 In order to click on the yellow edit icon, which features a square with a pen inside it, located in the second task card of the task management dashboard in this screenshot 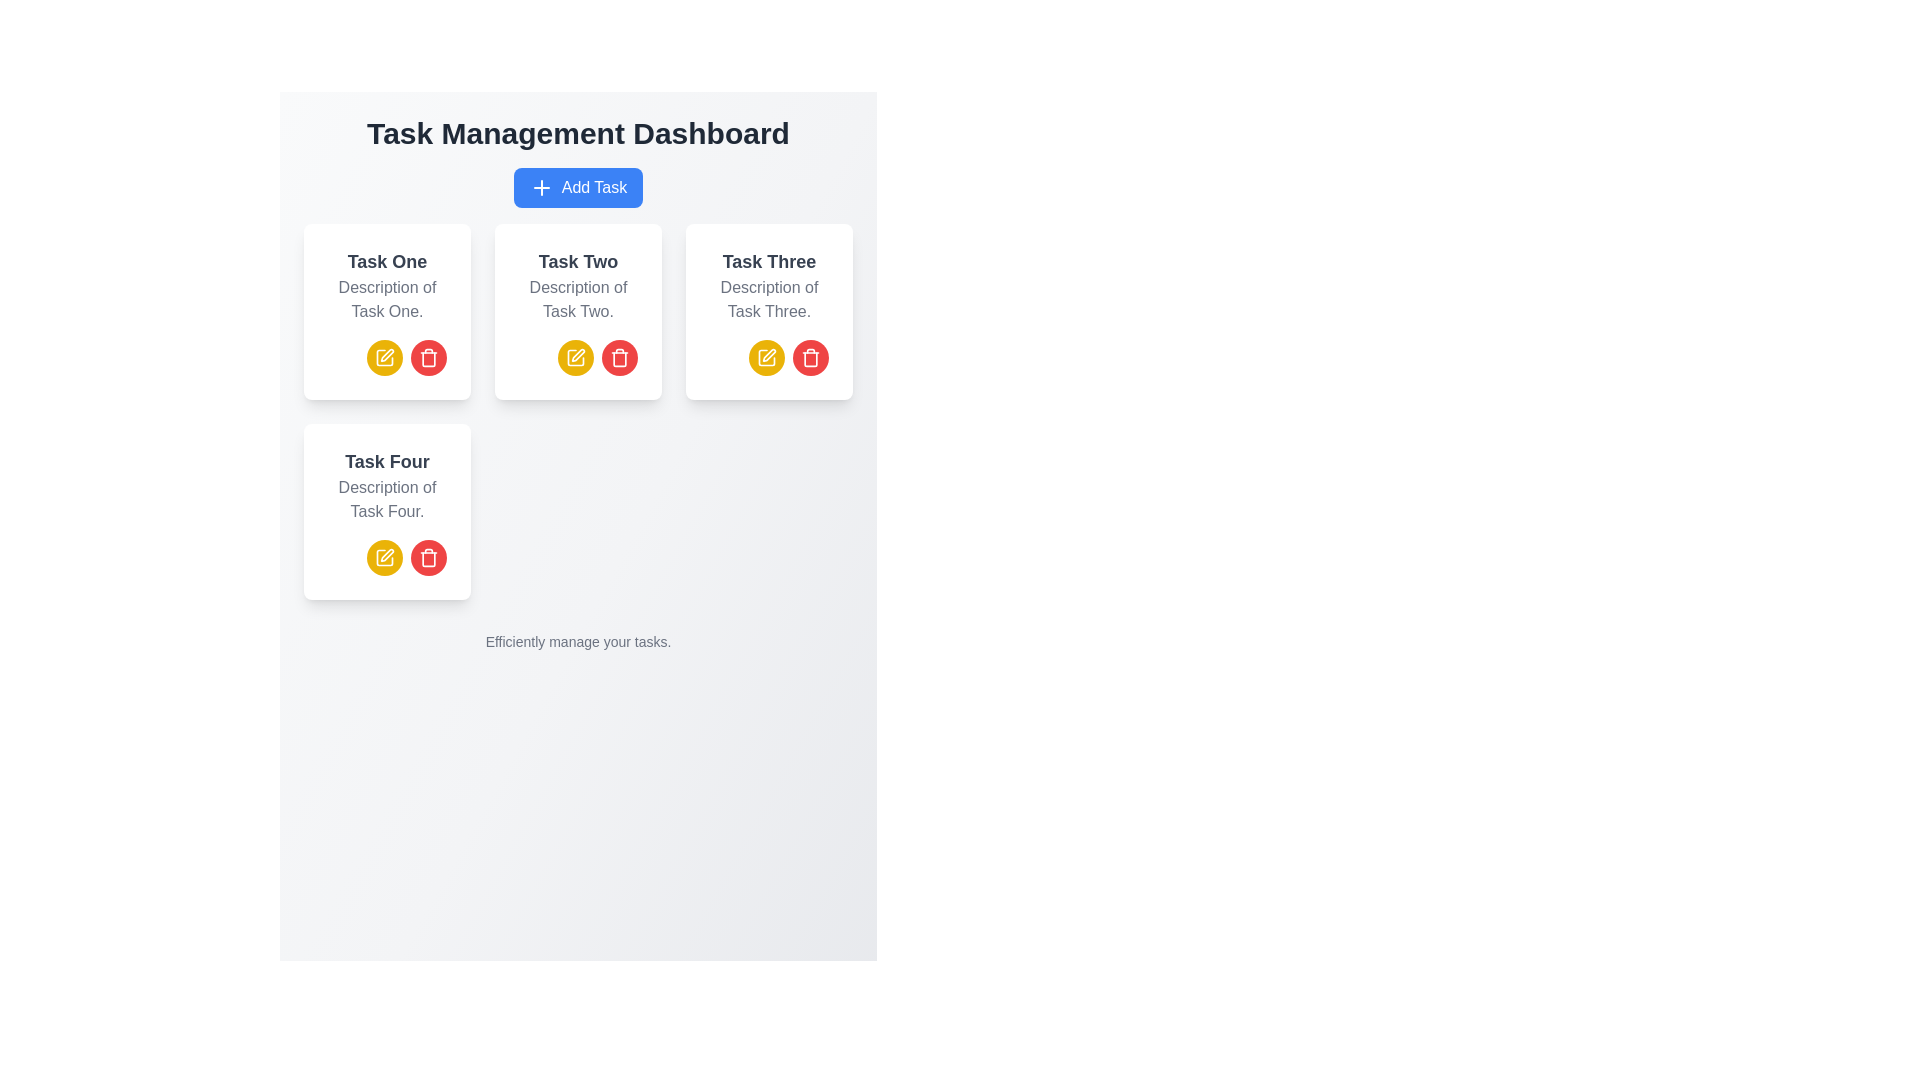, I will do `click(575, 357)`.